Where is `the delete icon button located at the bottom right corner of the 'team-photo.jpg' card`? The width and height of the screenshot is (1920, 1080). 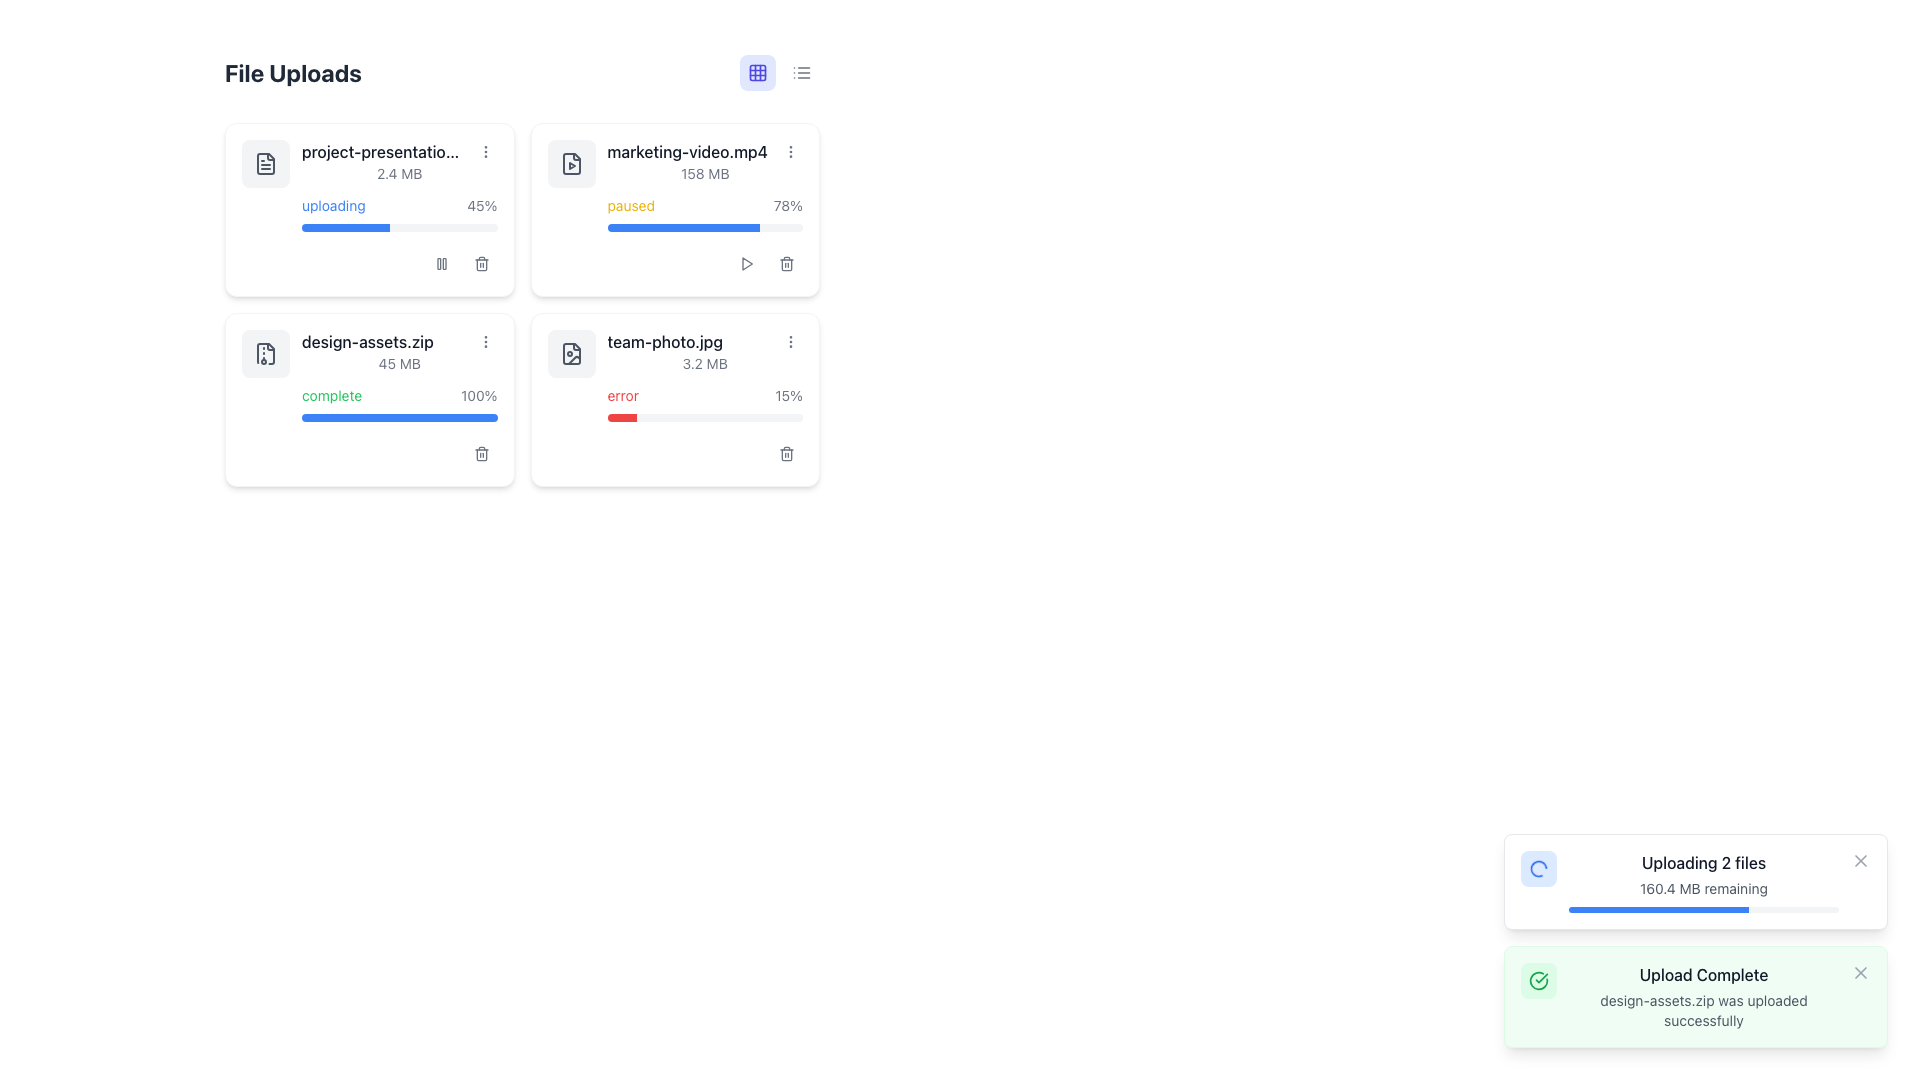
the delete icon button located at the bottom right corner of the 'team-photo.jpg' card is located at coordinates (786, 262).